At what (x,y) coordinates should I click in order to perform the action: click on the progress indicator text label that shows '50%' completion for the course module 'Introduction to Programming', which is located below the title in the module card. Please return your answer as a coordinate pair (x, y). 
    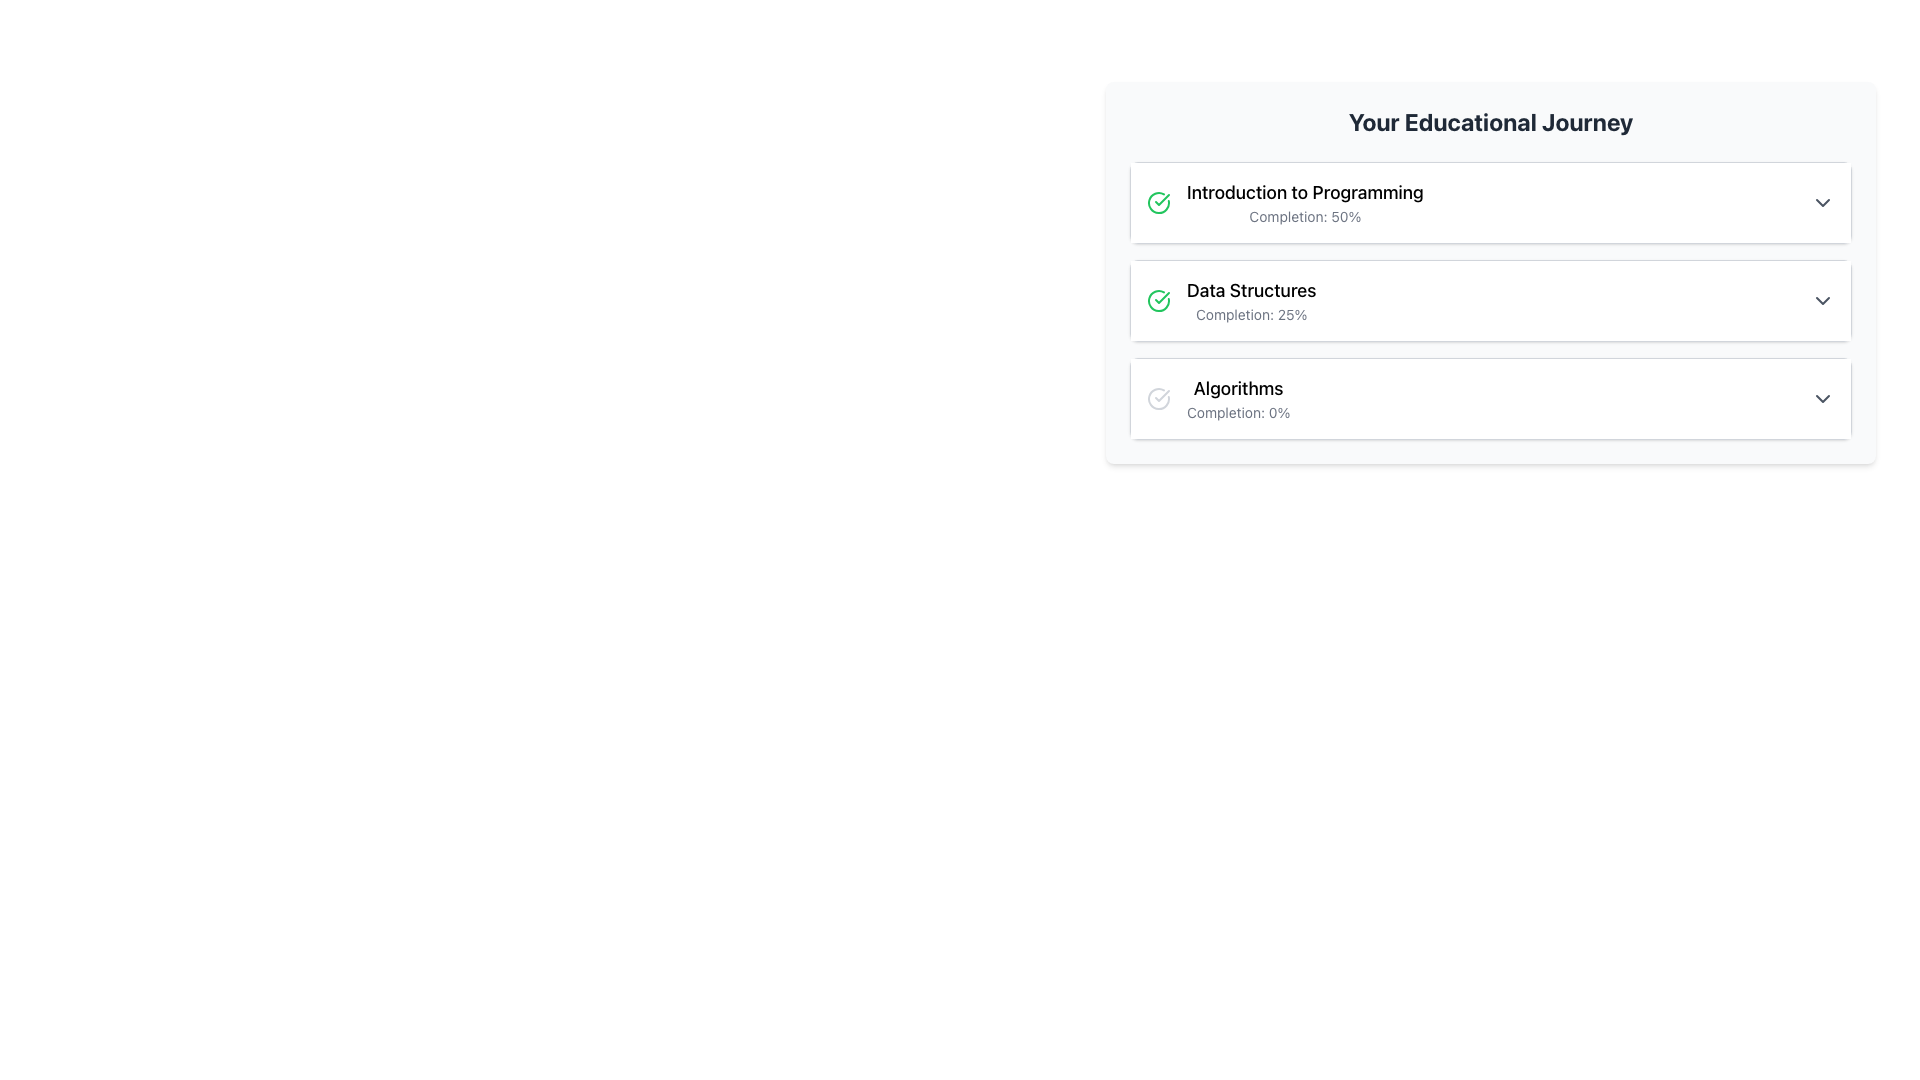
    Looking at the image, I should click on (1305, 216).